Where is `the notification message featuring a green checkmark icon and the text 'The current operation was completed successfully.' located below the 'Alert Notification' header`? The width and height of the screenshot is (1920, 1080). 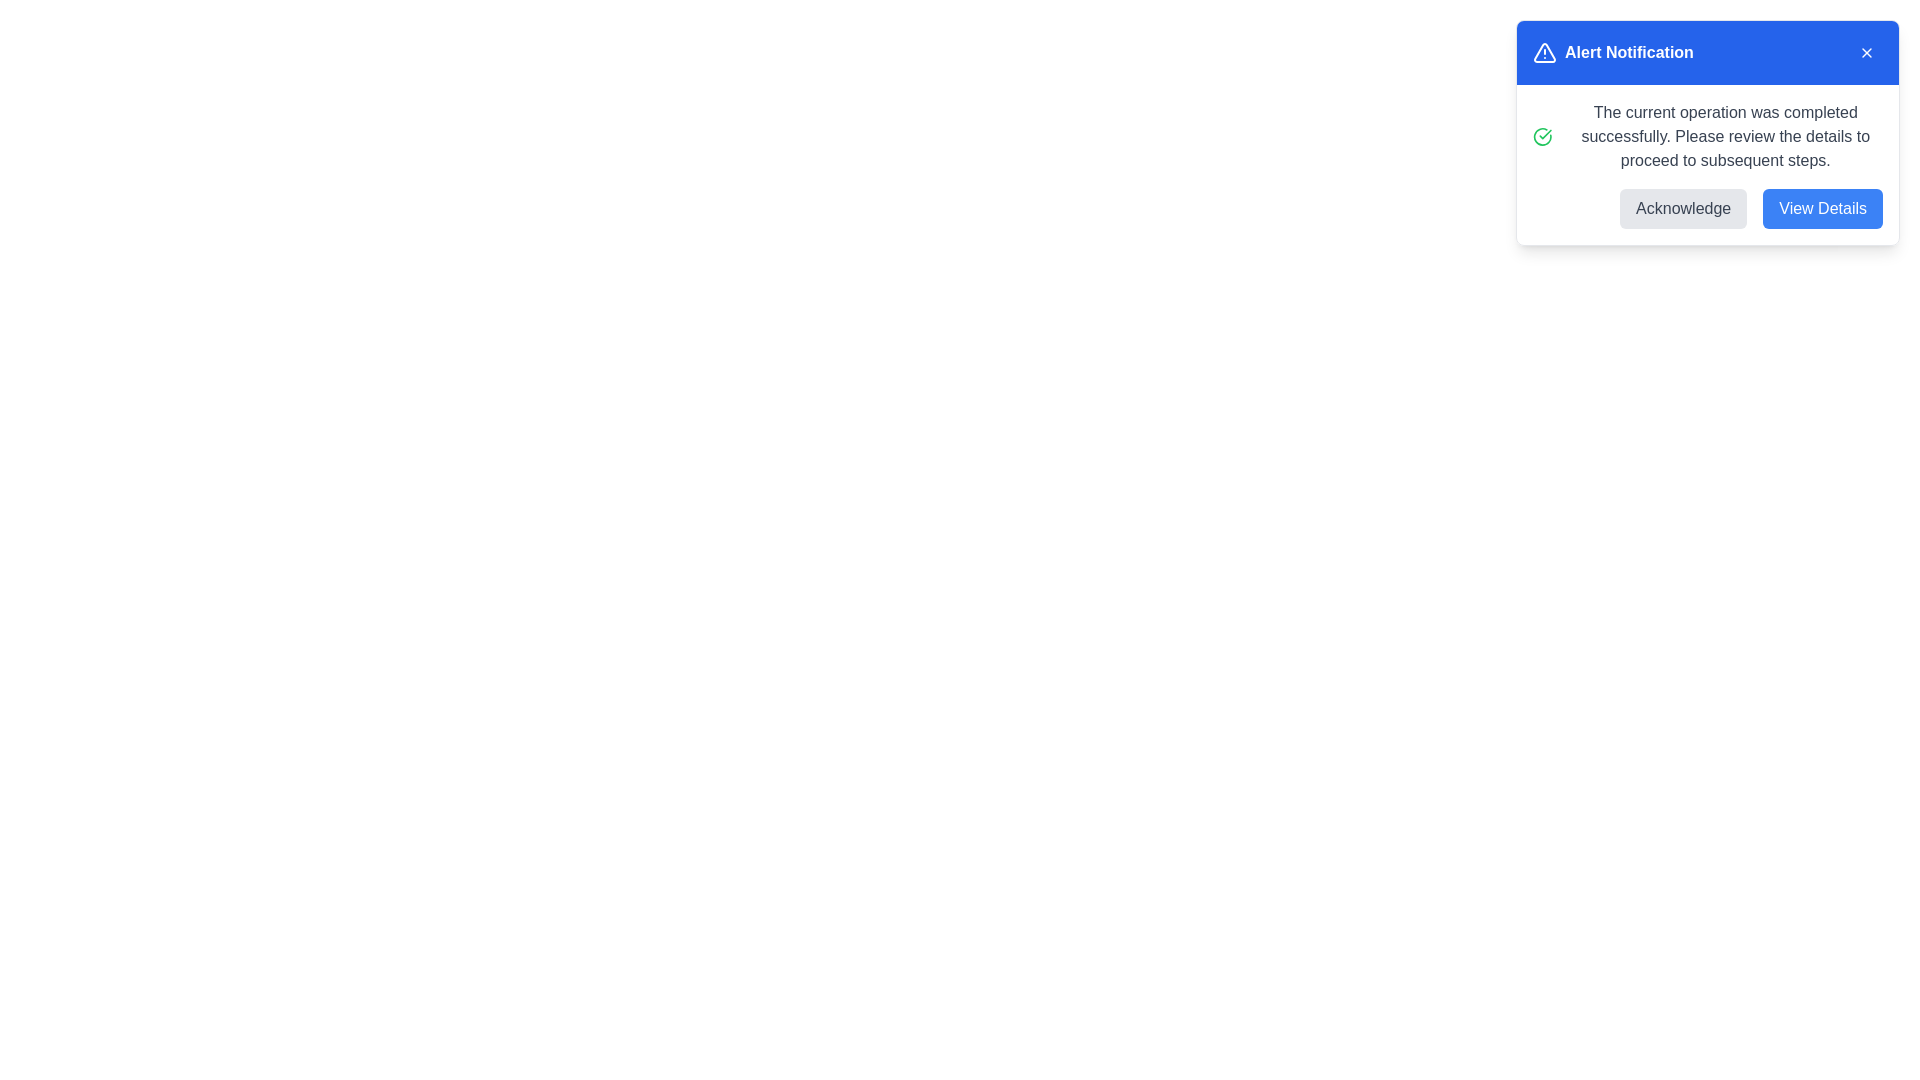 the notification message featuring a green checkmark icon and the text 'The current operation was completed successfully.' located below the 'Alert Notification' header is located at coordinates (1707, 136).